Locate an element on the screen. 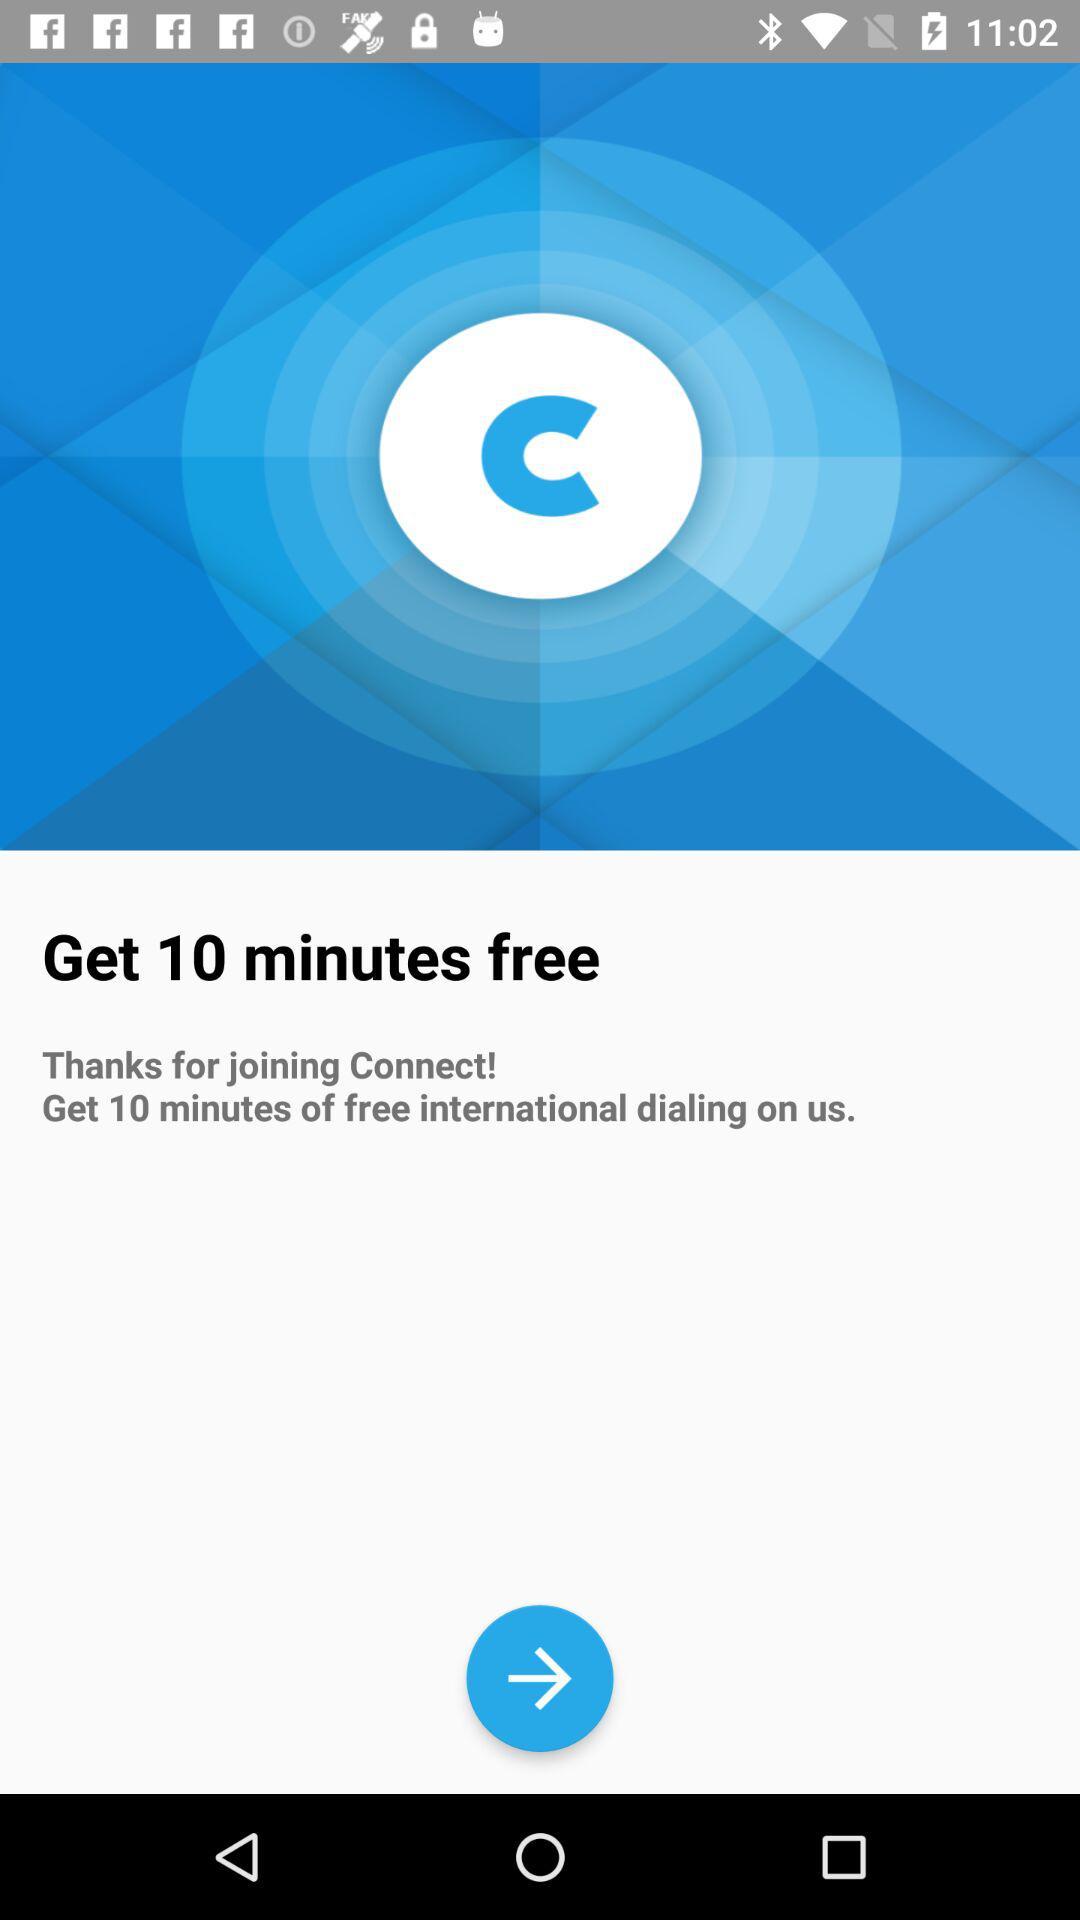 The image size is (1080, 1920). the arrow_forward icon is located at coordinates (540, 1796).